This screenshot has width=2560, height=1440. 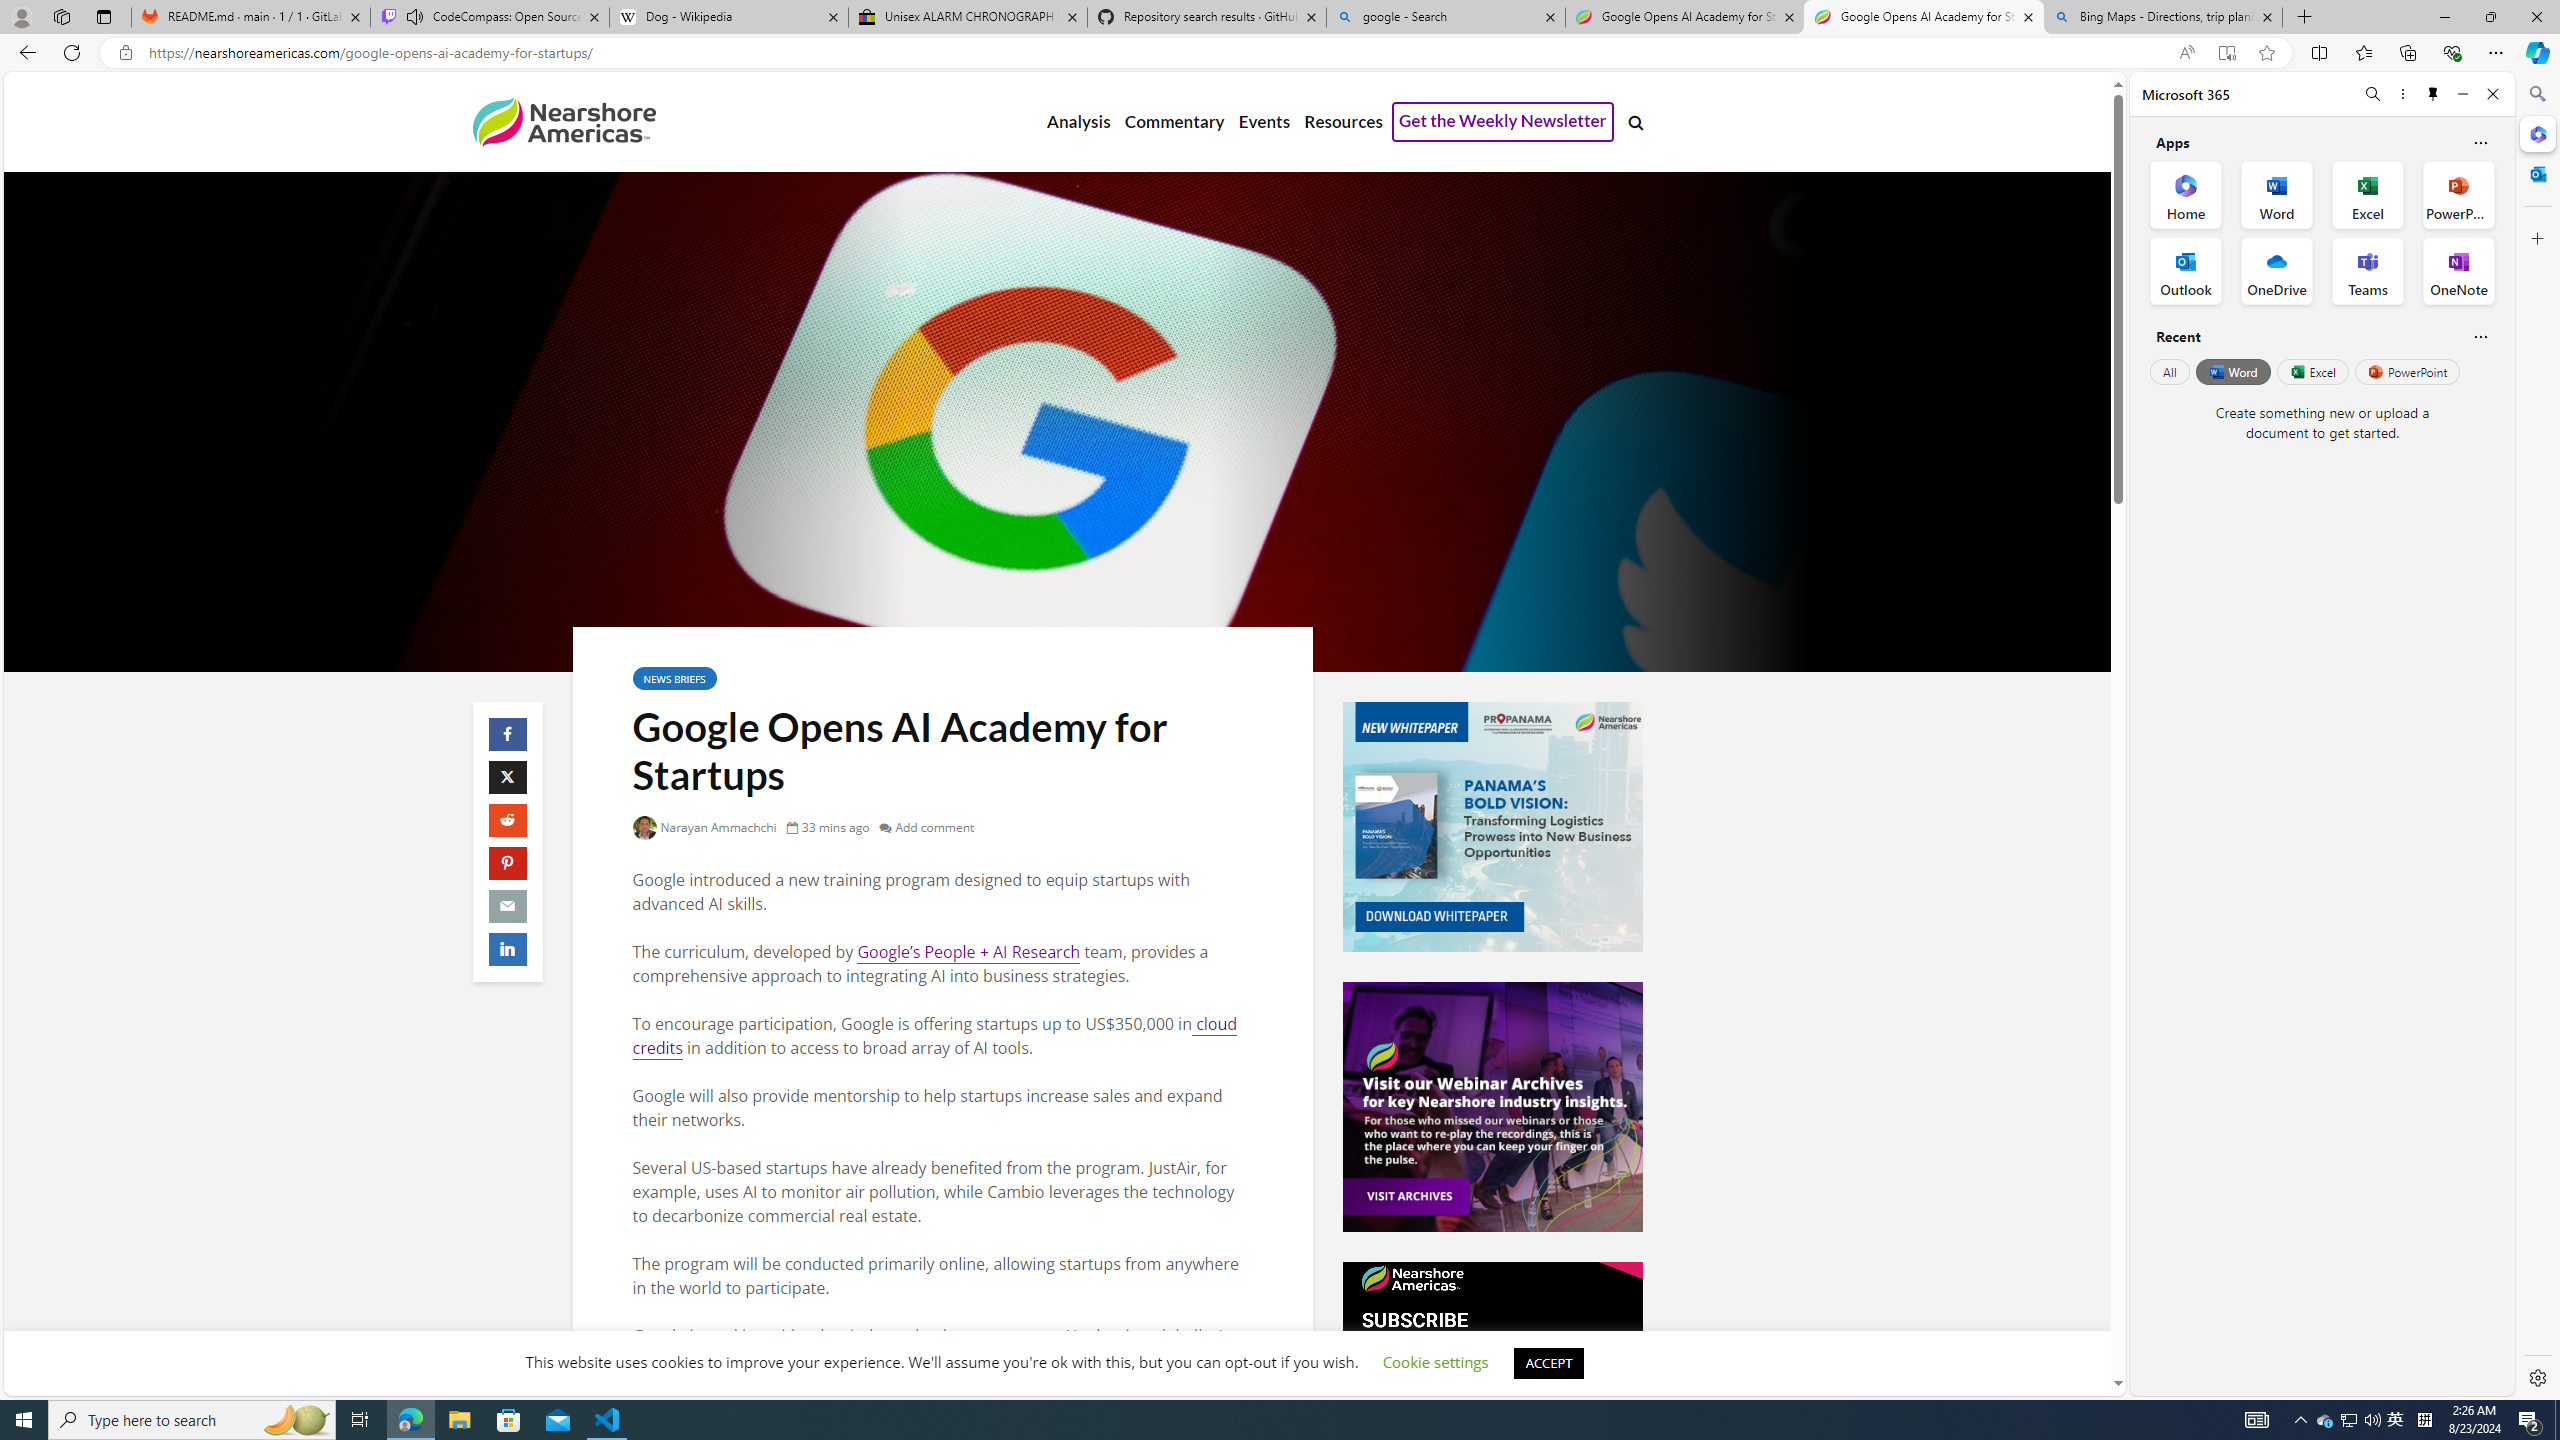 I want to click on 'Side bar', so click(x=2537, y=735).